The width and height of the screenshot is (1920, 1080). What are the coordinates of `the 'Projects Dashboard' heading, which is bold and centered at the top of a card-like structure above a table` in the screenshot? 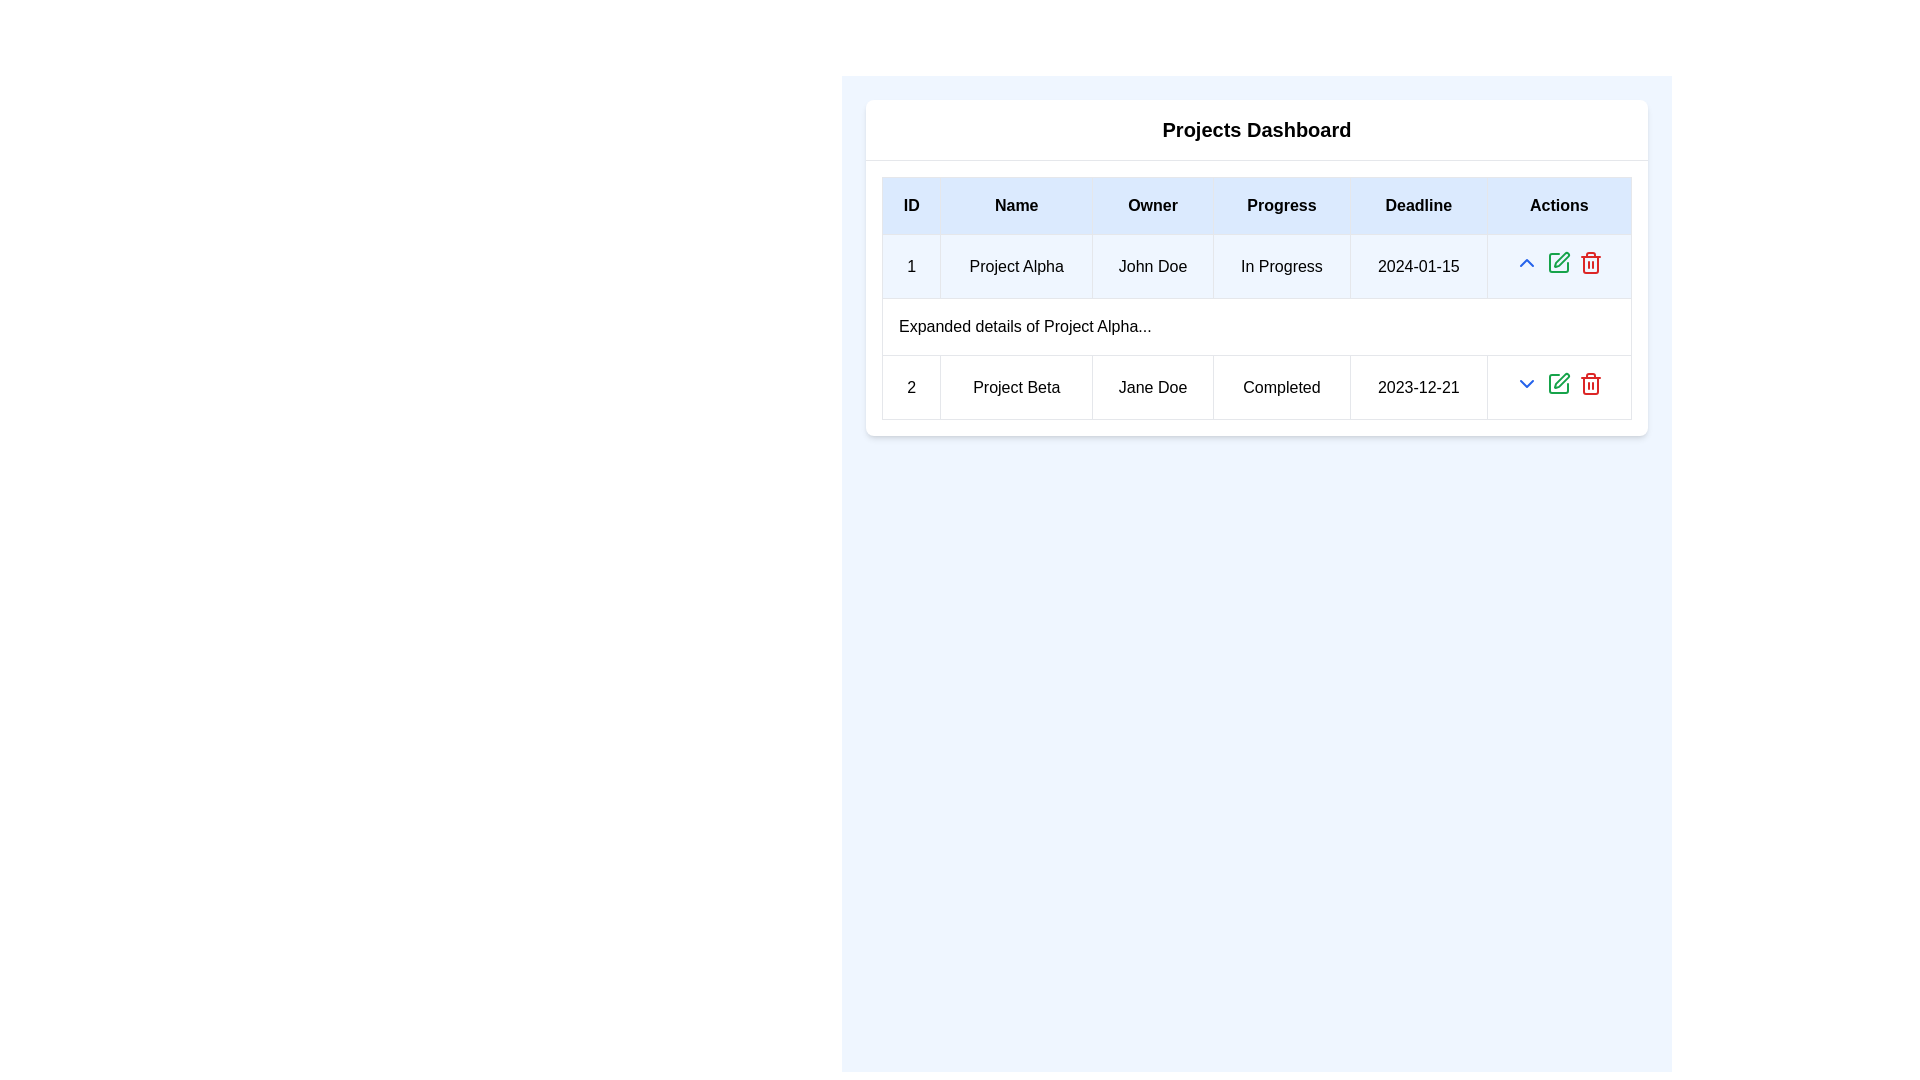 It's located at (1256, 130).